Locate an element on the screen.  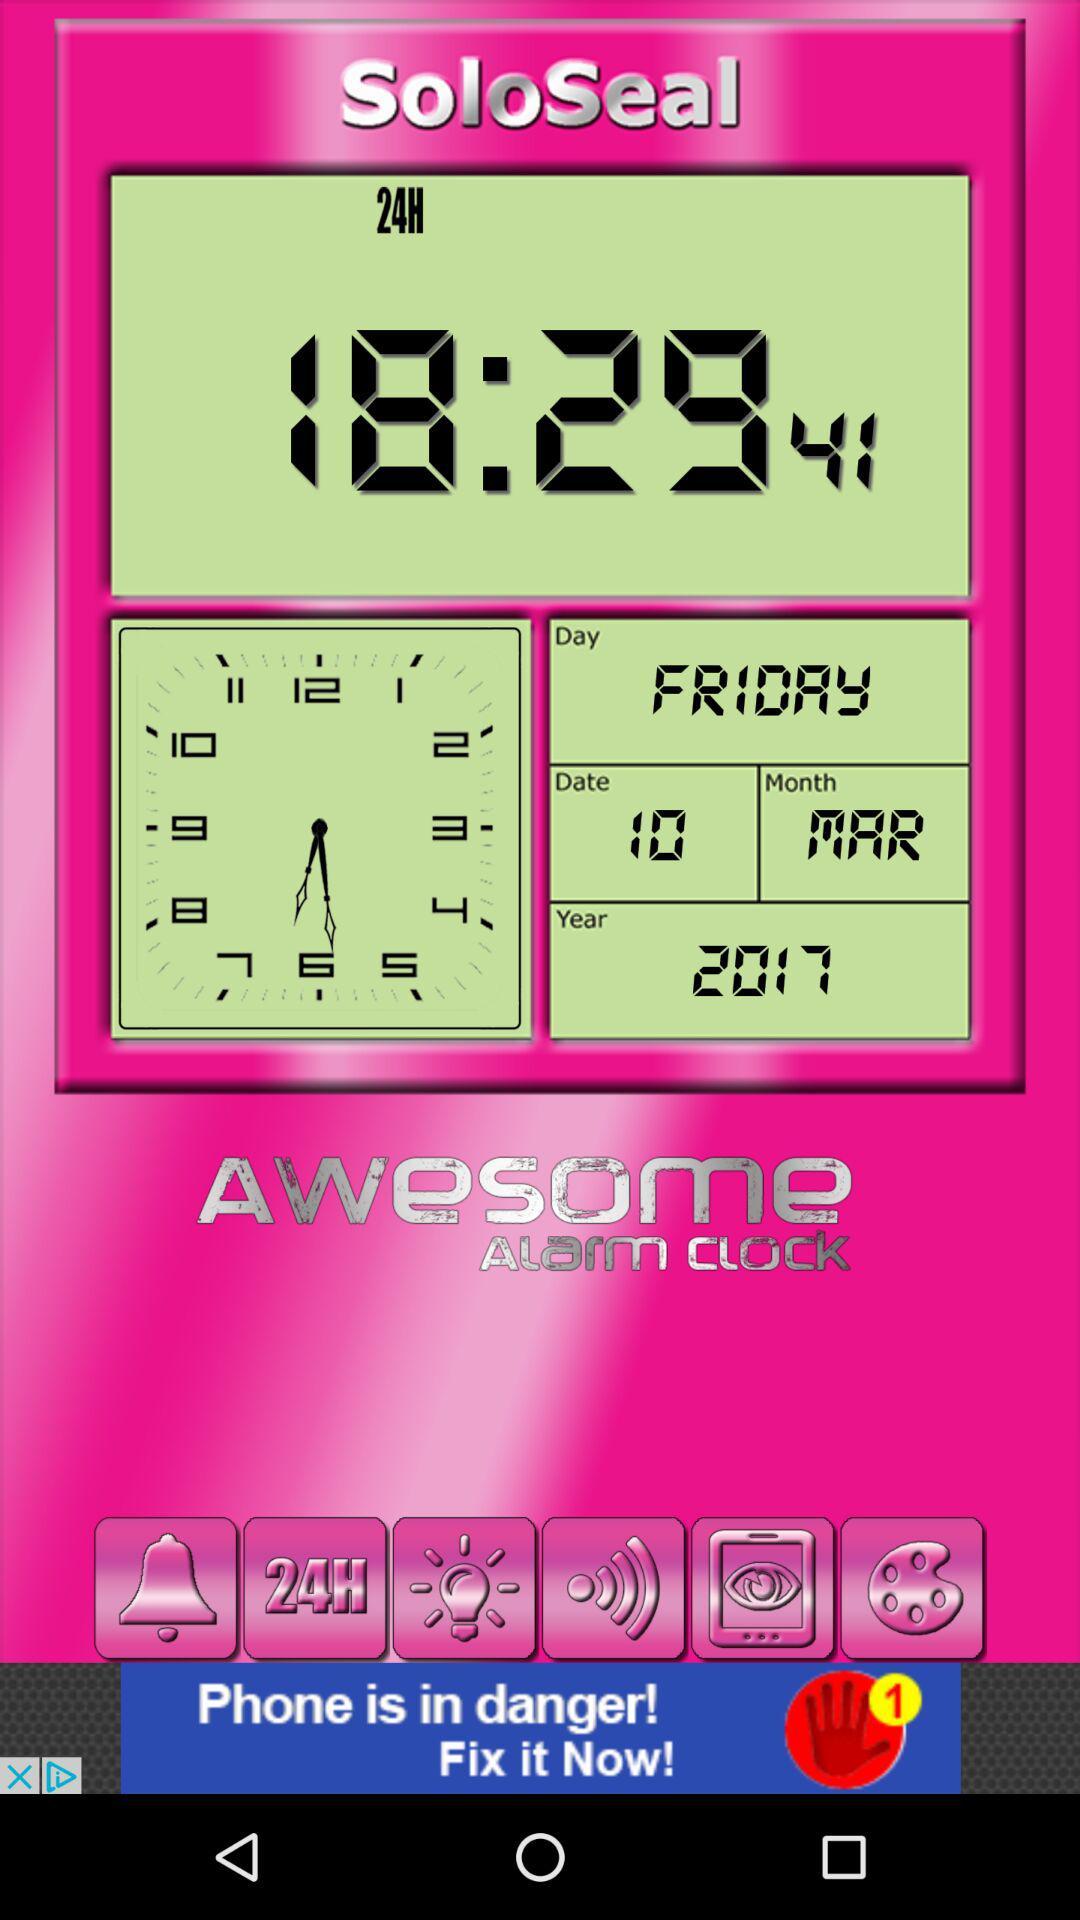
volume control is located at coordinates (612, 1587).